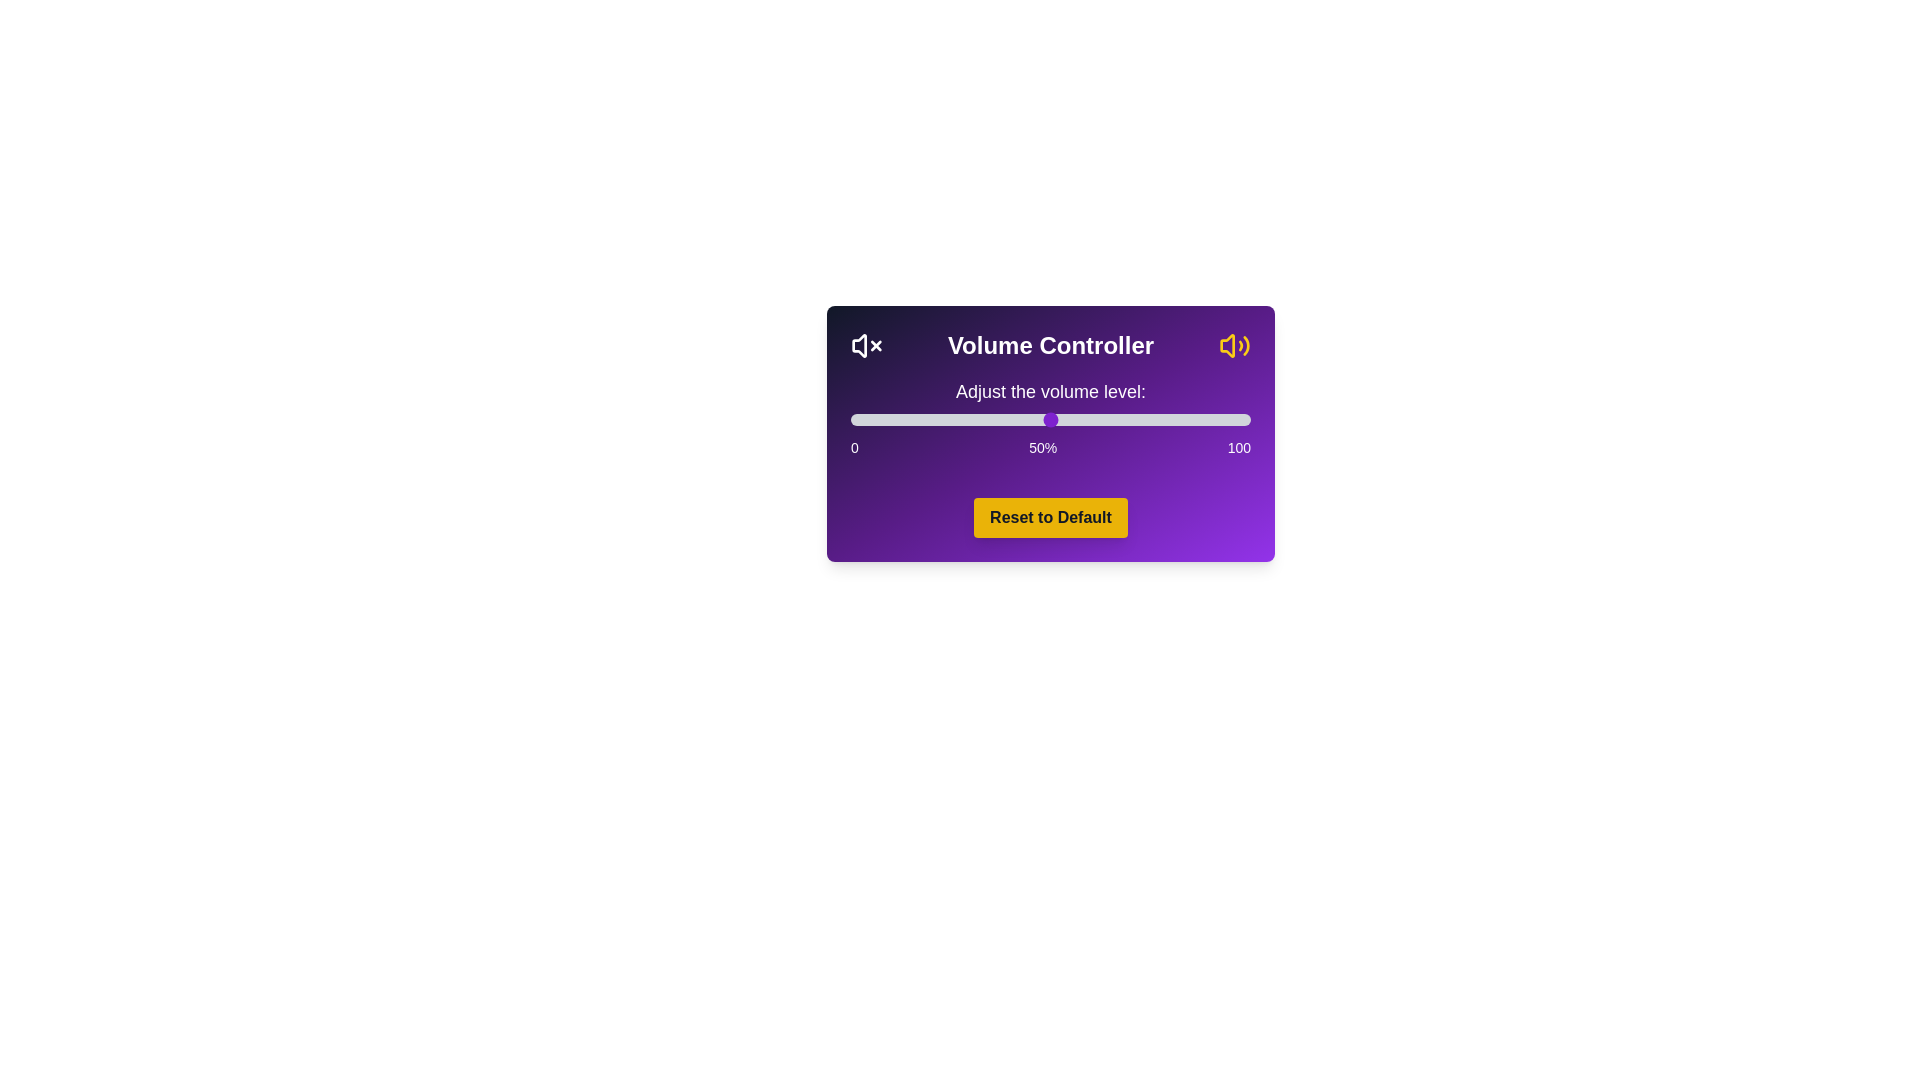 The height and width of the screenshot is (1080, 1920). Describe the element at coordinates (1246, 419) in the screenshot. I see `the volume slider to set the volume to 99%` at that location.